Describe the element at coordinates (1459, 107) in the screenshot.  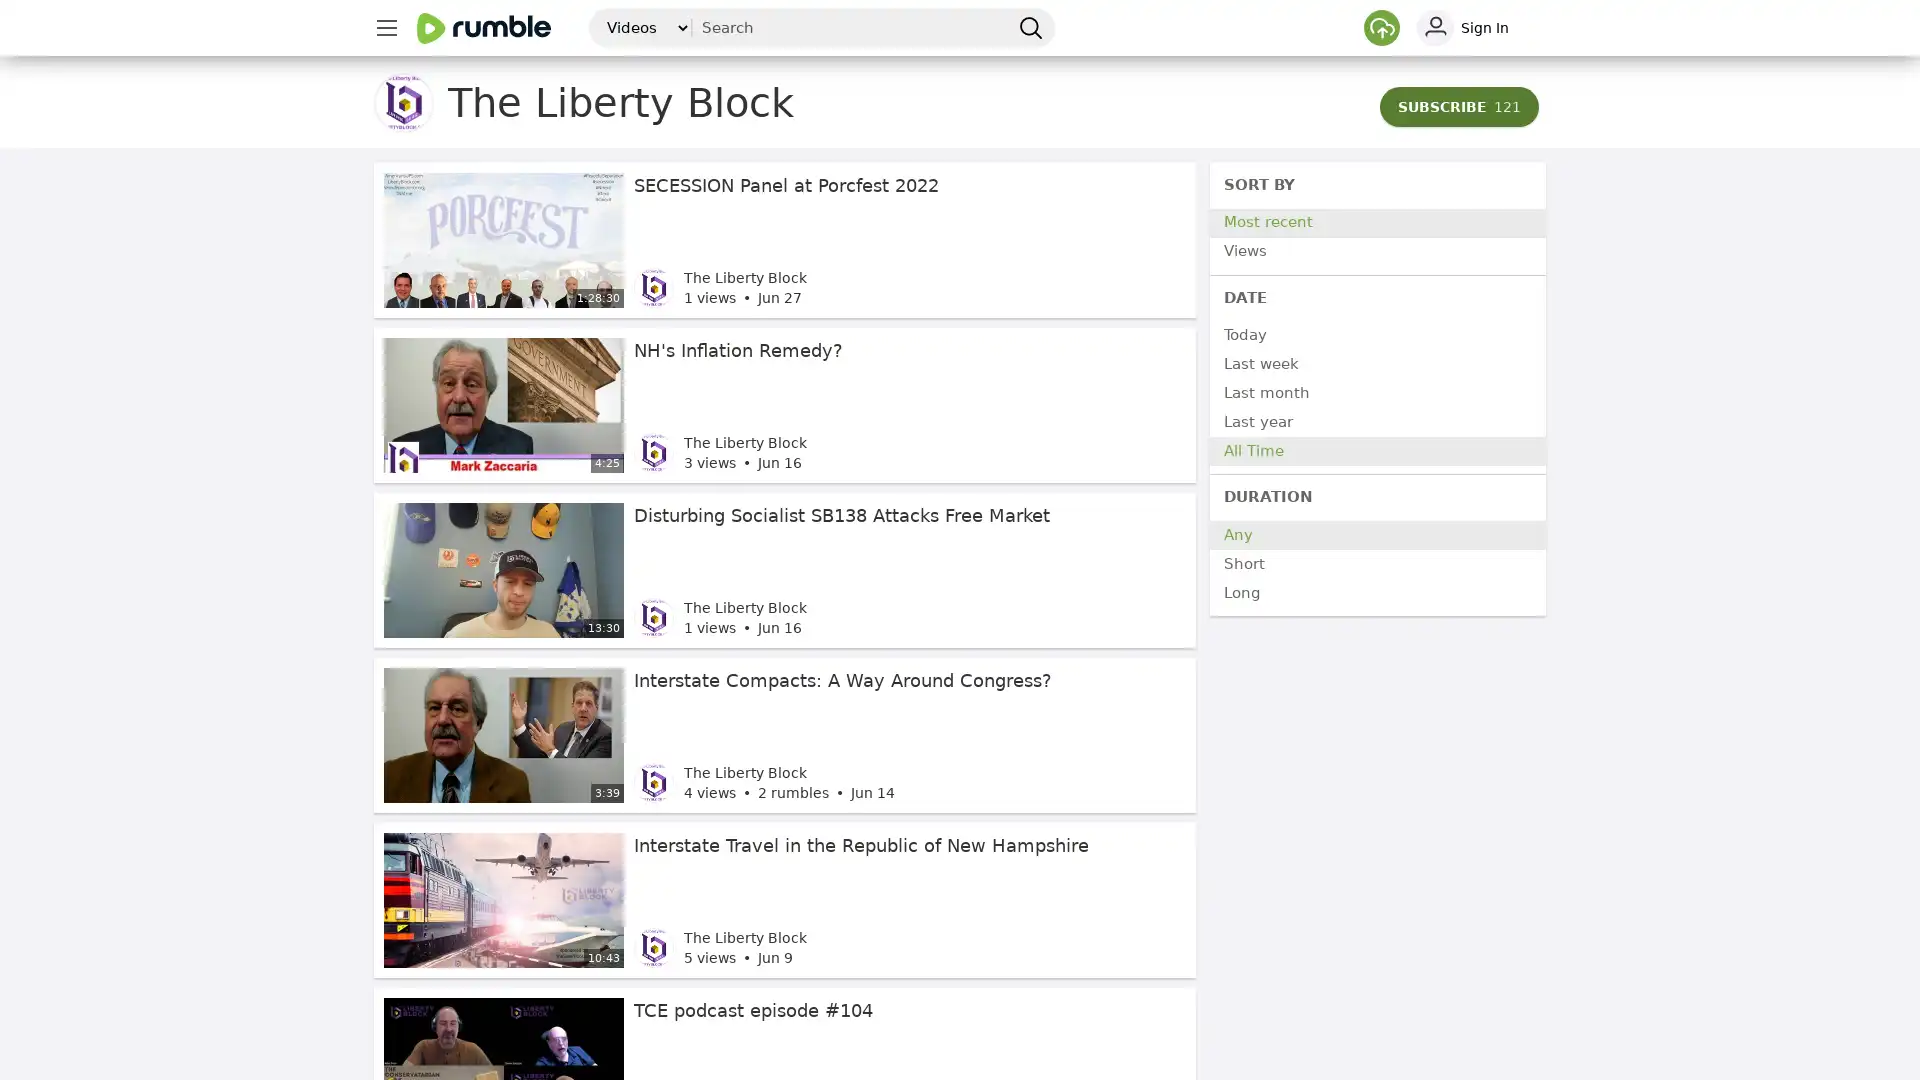
I see `SUBSCRIBE 121` at that location.